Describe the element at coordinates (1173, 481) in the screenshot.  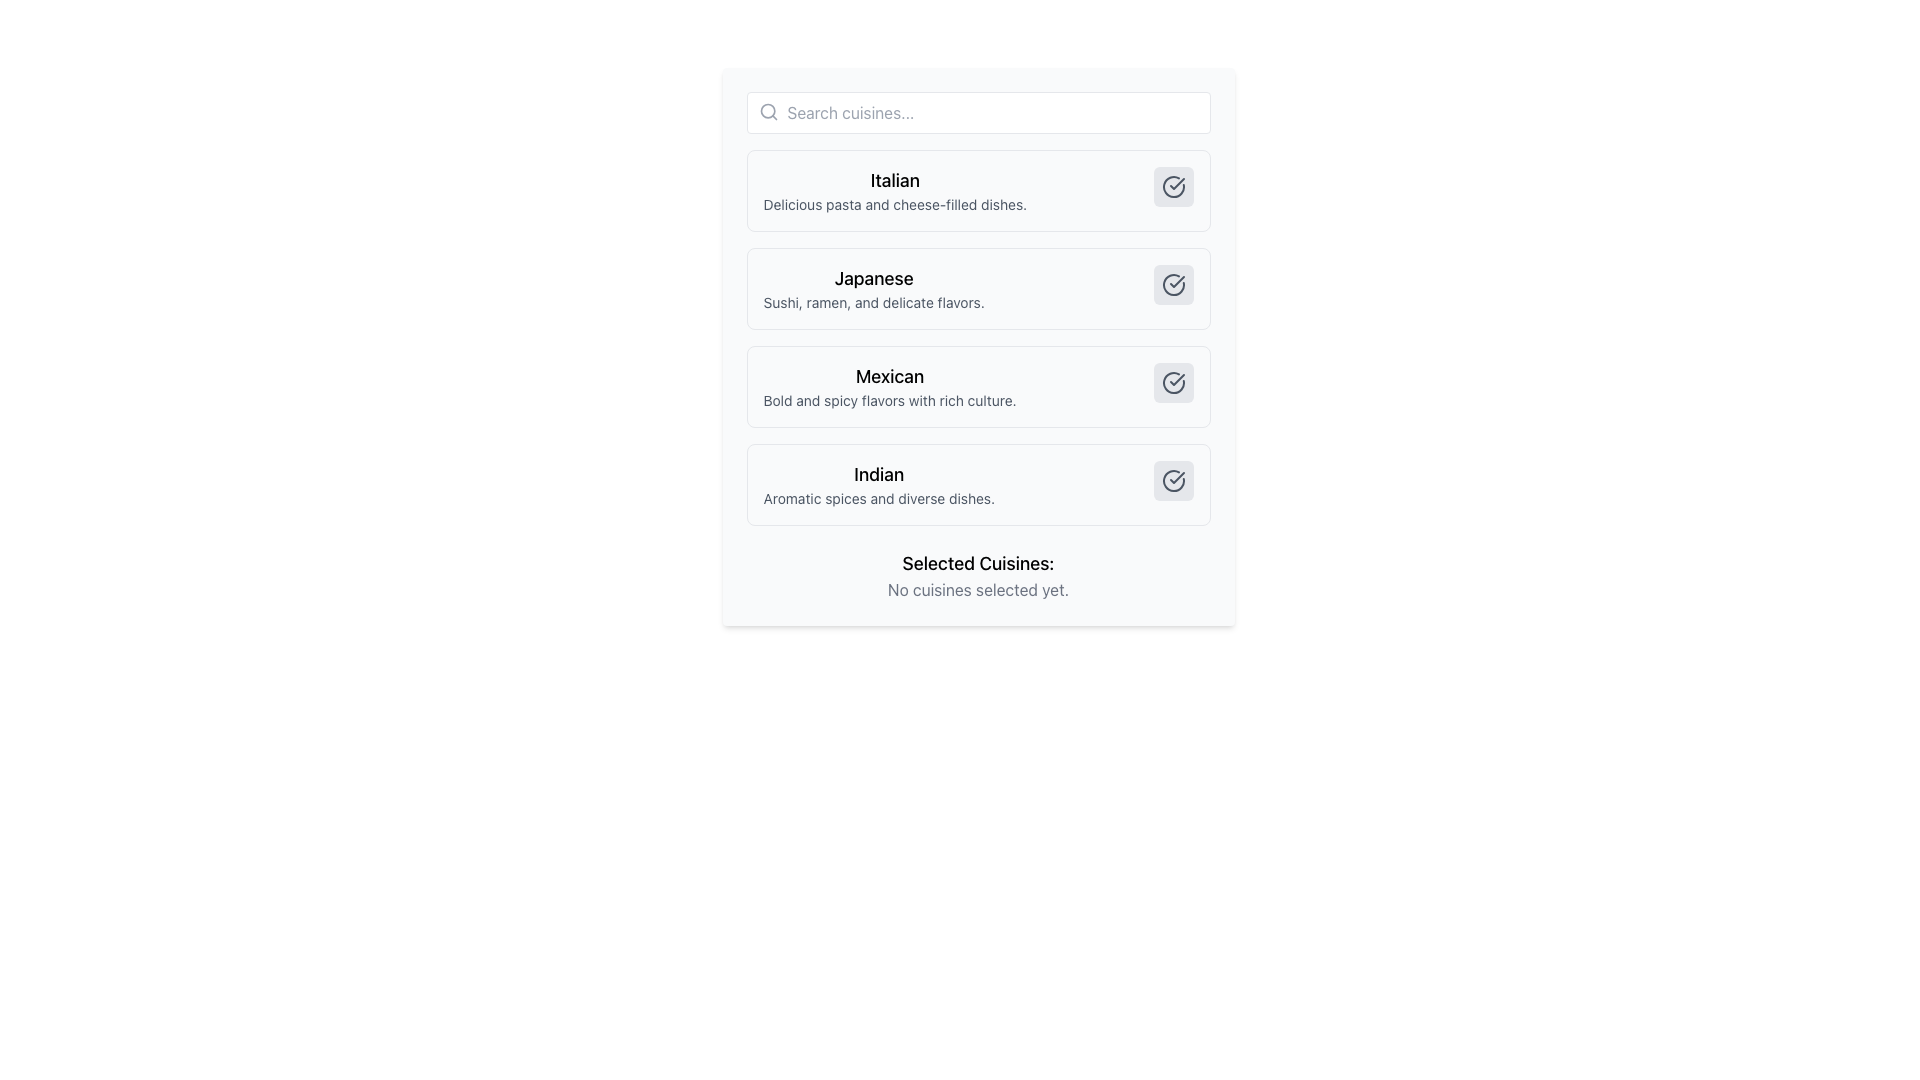
I see `the interactive checkbox icon that indicates the selected state of the 'Indian' cuisine option in the list` at that location.